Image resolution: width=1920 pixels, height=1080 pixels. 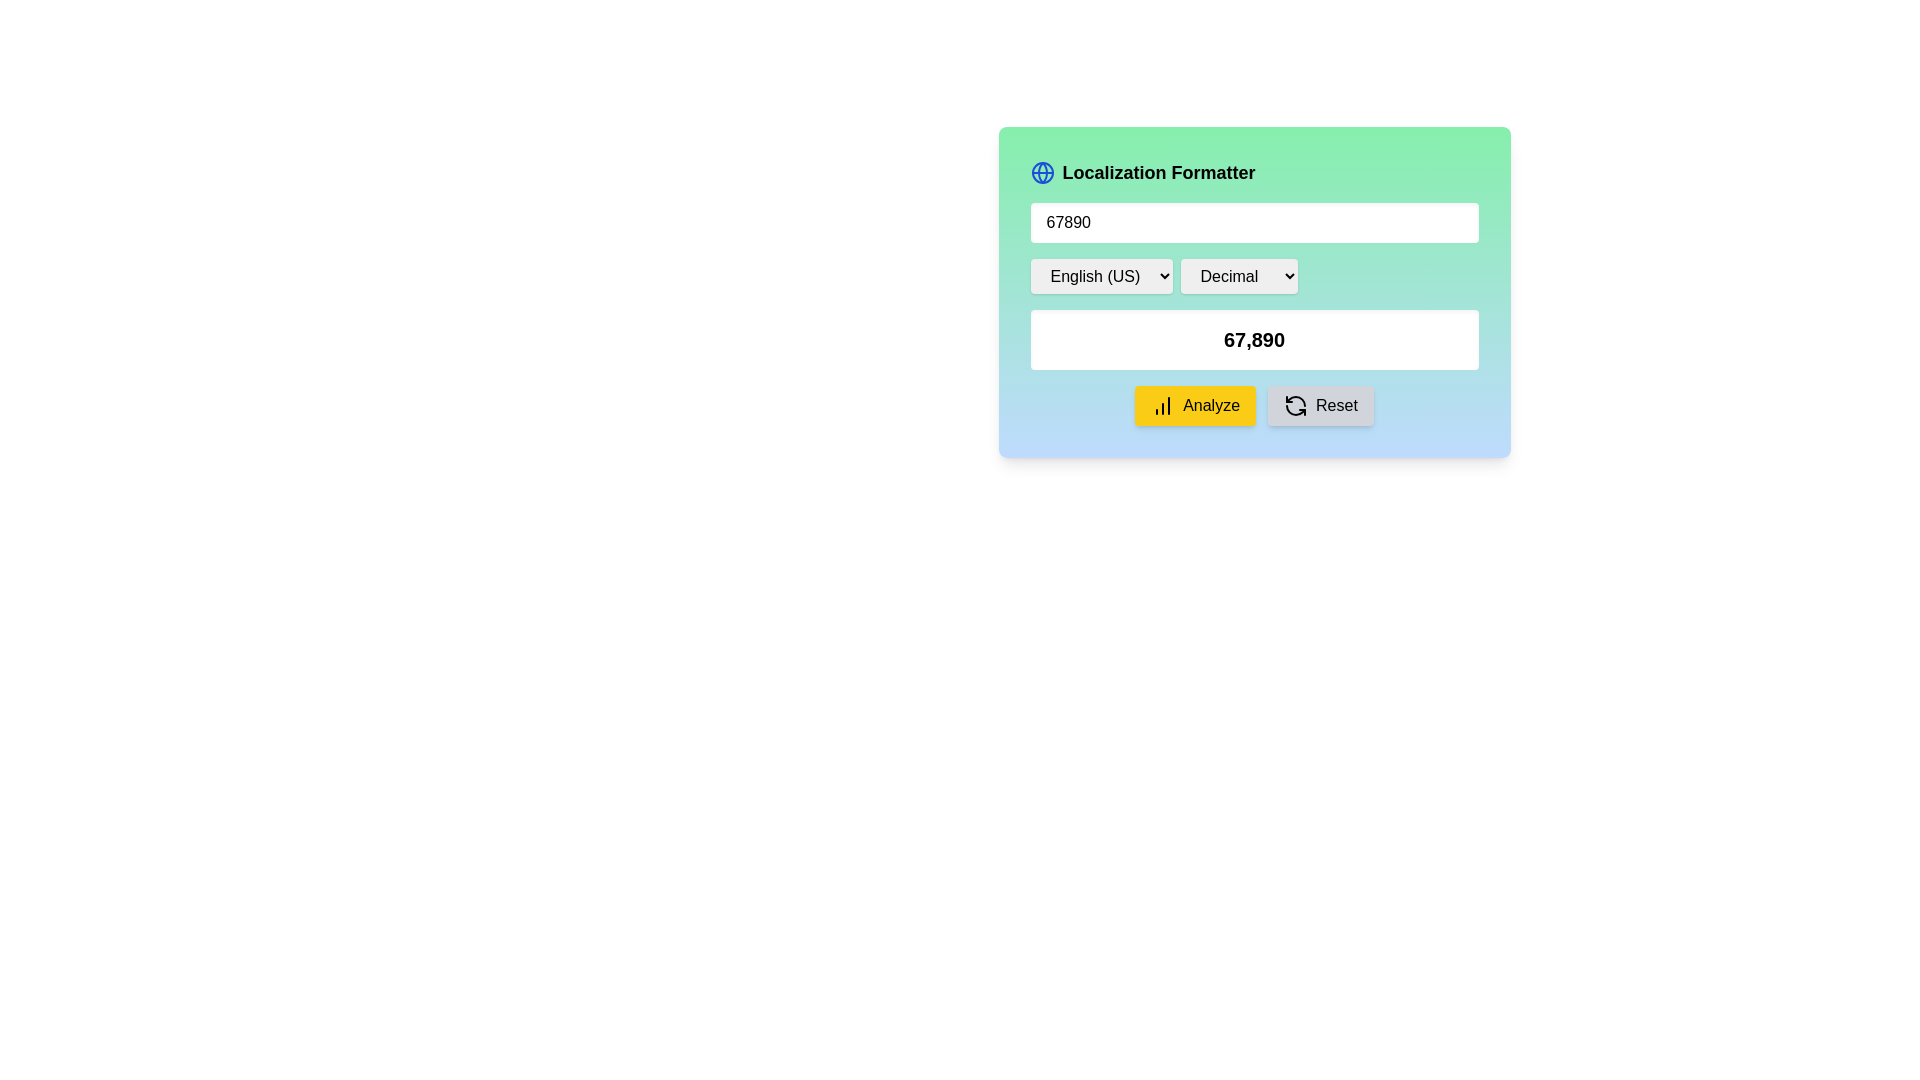 I want to click on the leftmost dropdown menu for language selection, so click(x=1100, y=276).